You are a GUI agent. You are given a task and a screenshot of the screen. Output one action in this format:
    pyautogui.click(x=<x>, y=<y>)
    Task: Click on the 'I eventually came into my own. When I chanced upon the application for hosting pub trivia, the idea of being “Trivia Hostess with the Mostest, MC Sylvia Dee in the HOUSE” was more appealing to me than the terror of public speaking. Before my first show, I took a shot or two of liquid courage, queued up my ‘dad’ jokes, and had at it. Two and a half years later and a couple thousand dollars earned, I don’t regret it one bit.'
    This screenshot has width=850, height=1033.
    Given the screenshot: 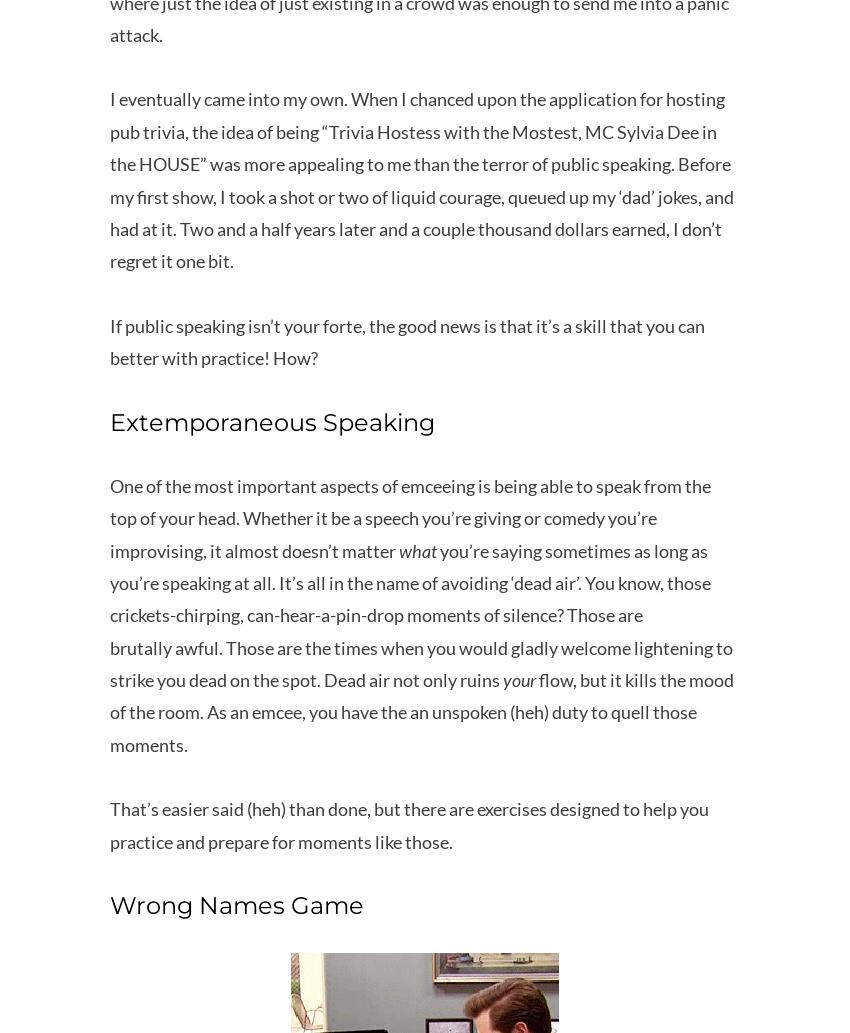 What is the action you would take?
    pyautogui.click(x=422, y=178)
    